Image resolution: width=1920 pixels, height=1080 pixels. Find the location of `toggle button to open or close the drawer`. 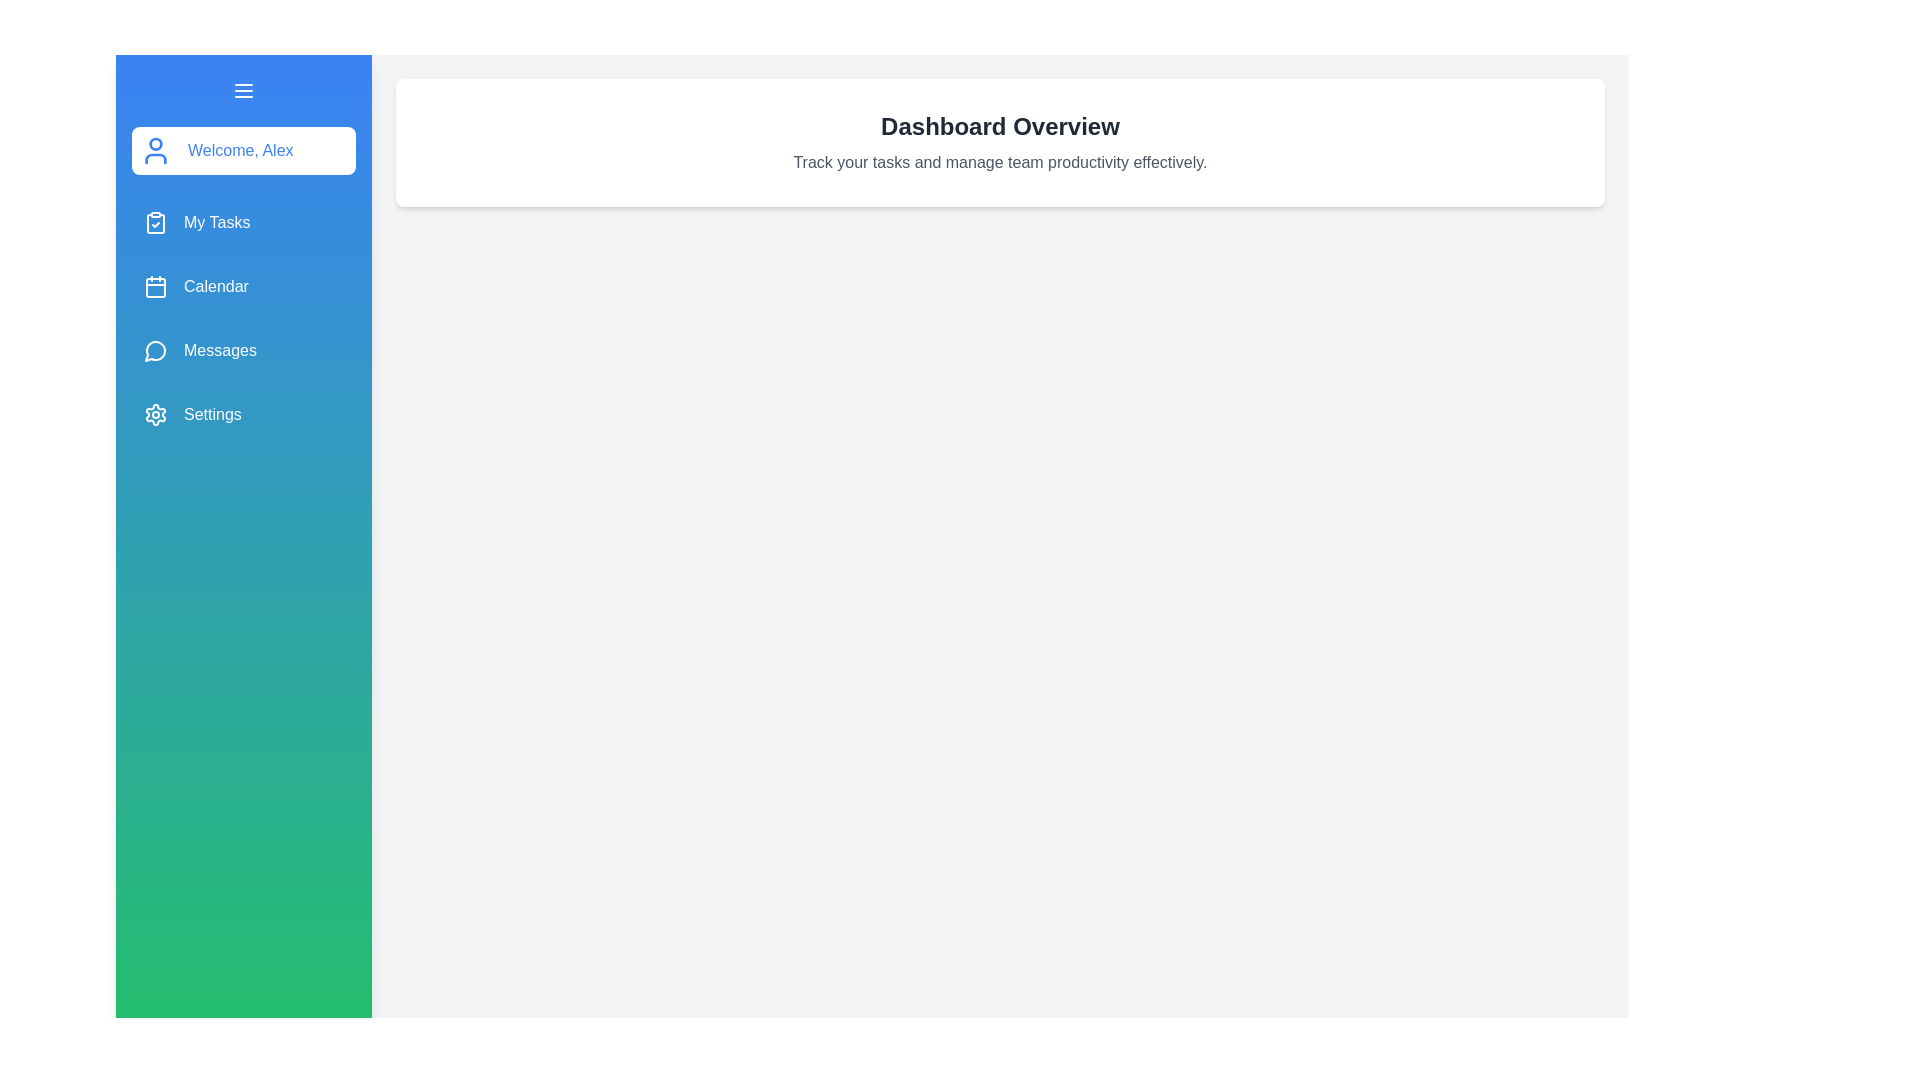

toggle button to open or close the drawer is located at coordinates (243, 91).